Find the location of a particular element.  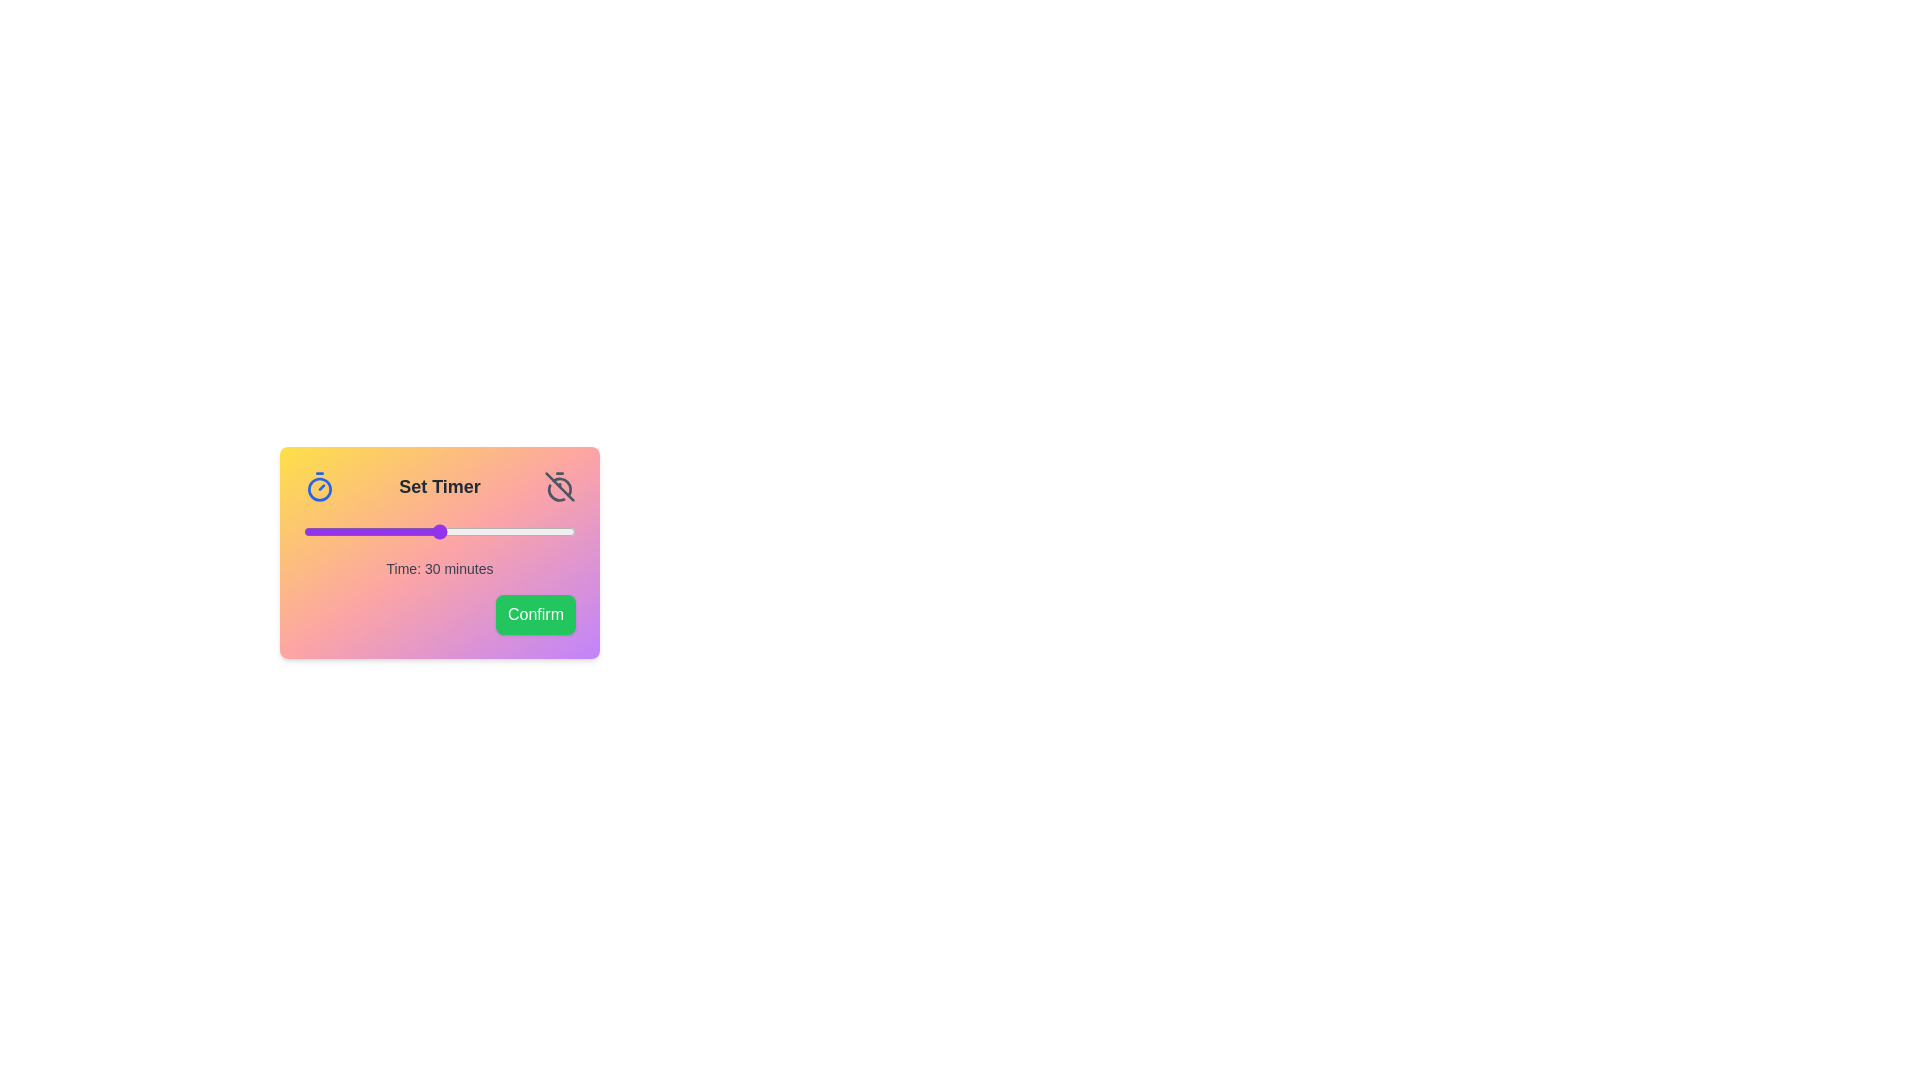

the slider to the desired time value 44 minutes is located at coordinates (503, 531).